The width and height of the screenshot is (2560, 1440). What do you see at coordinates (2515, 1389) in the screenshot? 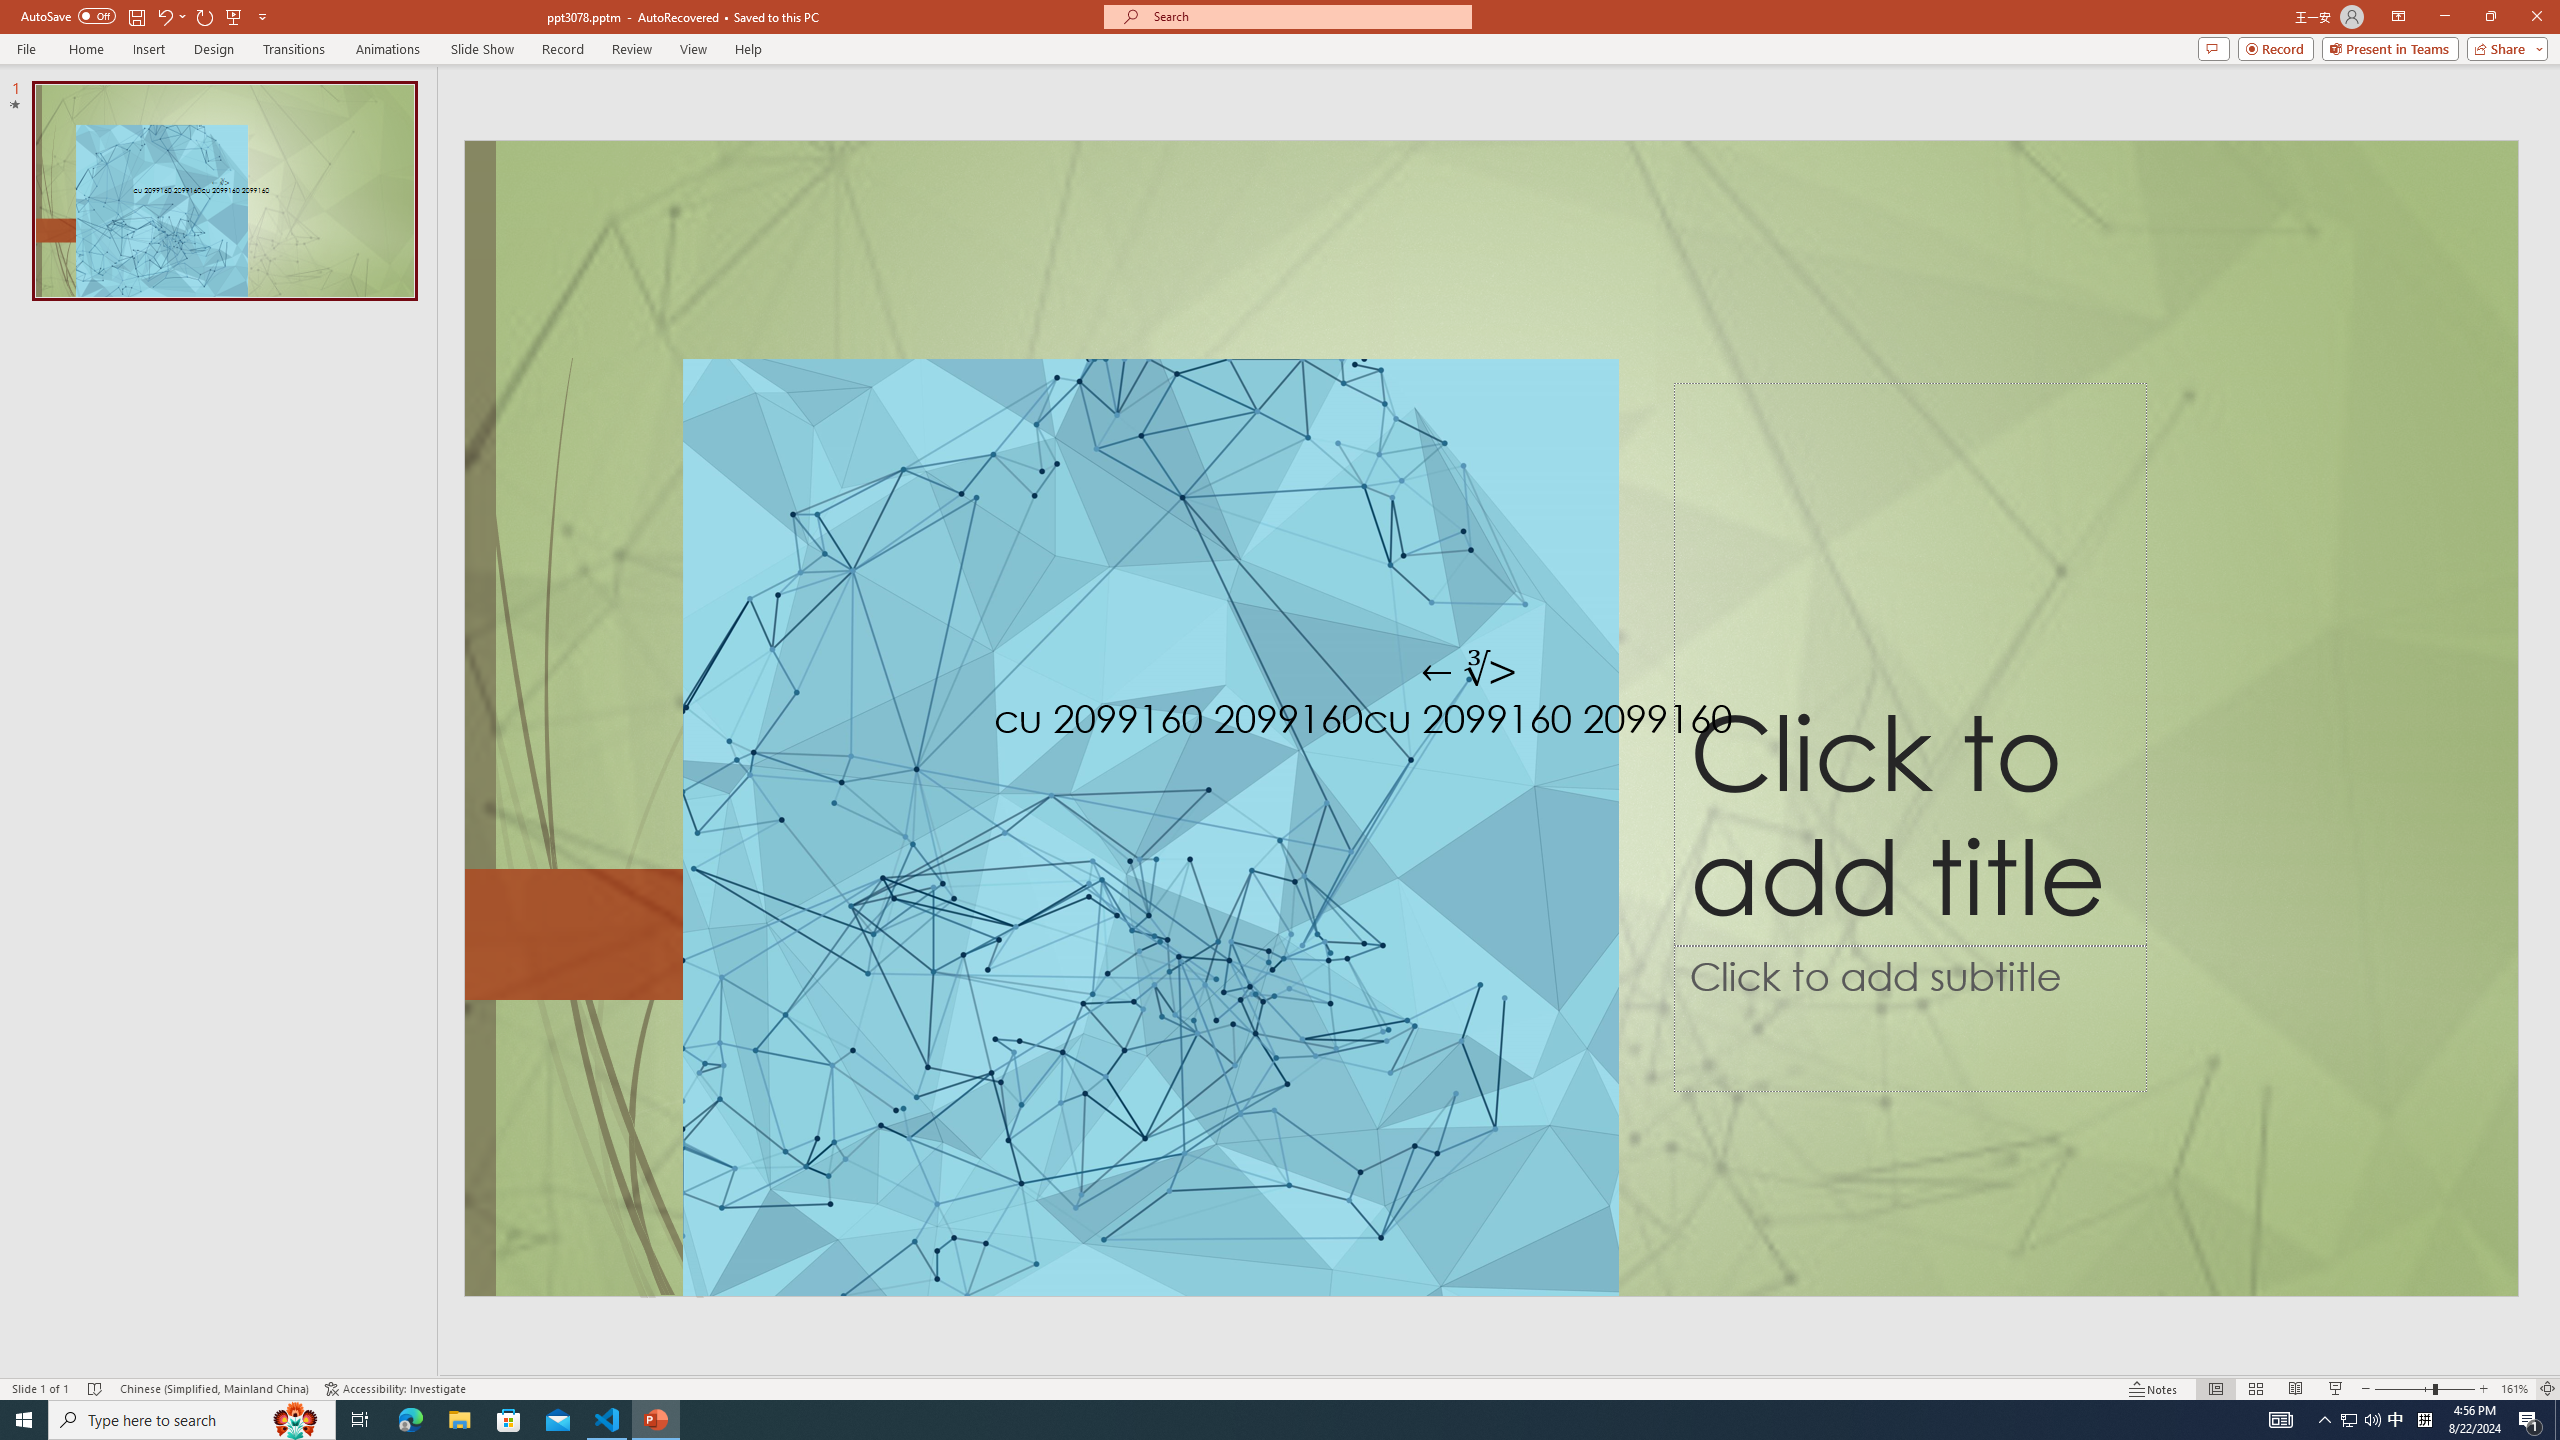
I see `'Zoom 161%'` at bounding box center [2515, 1389].